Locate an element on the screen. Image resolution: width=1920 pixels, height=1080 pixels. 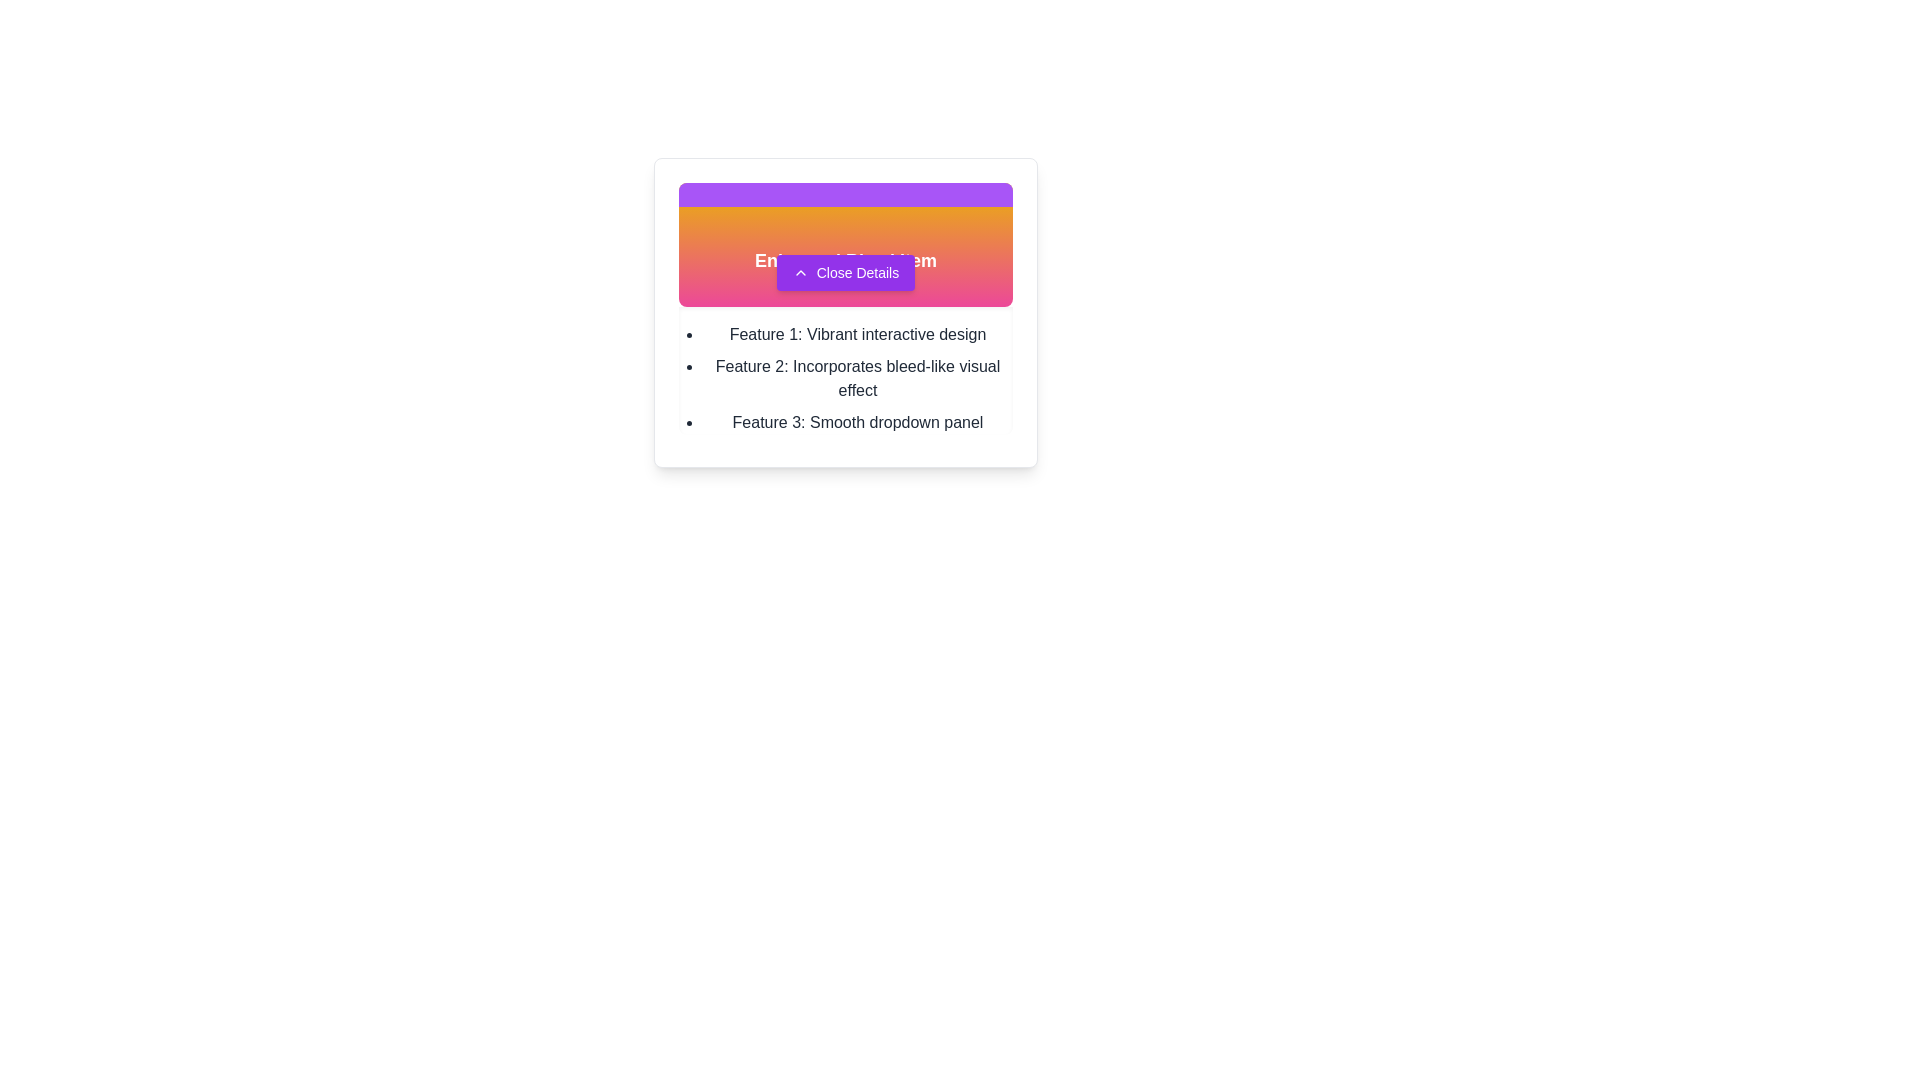
the text label displaying 'Enhanced Bleed Item', which is centrally positioned within a gradient background section is located at coordinates (845, 260).